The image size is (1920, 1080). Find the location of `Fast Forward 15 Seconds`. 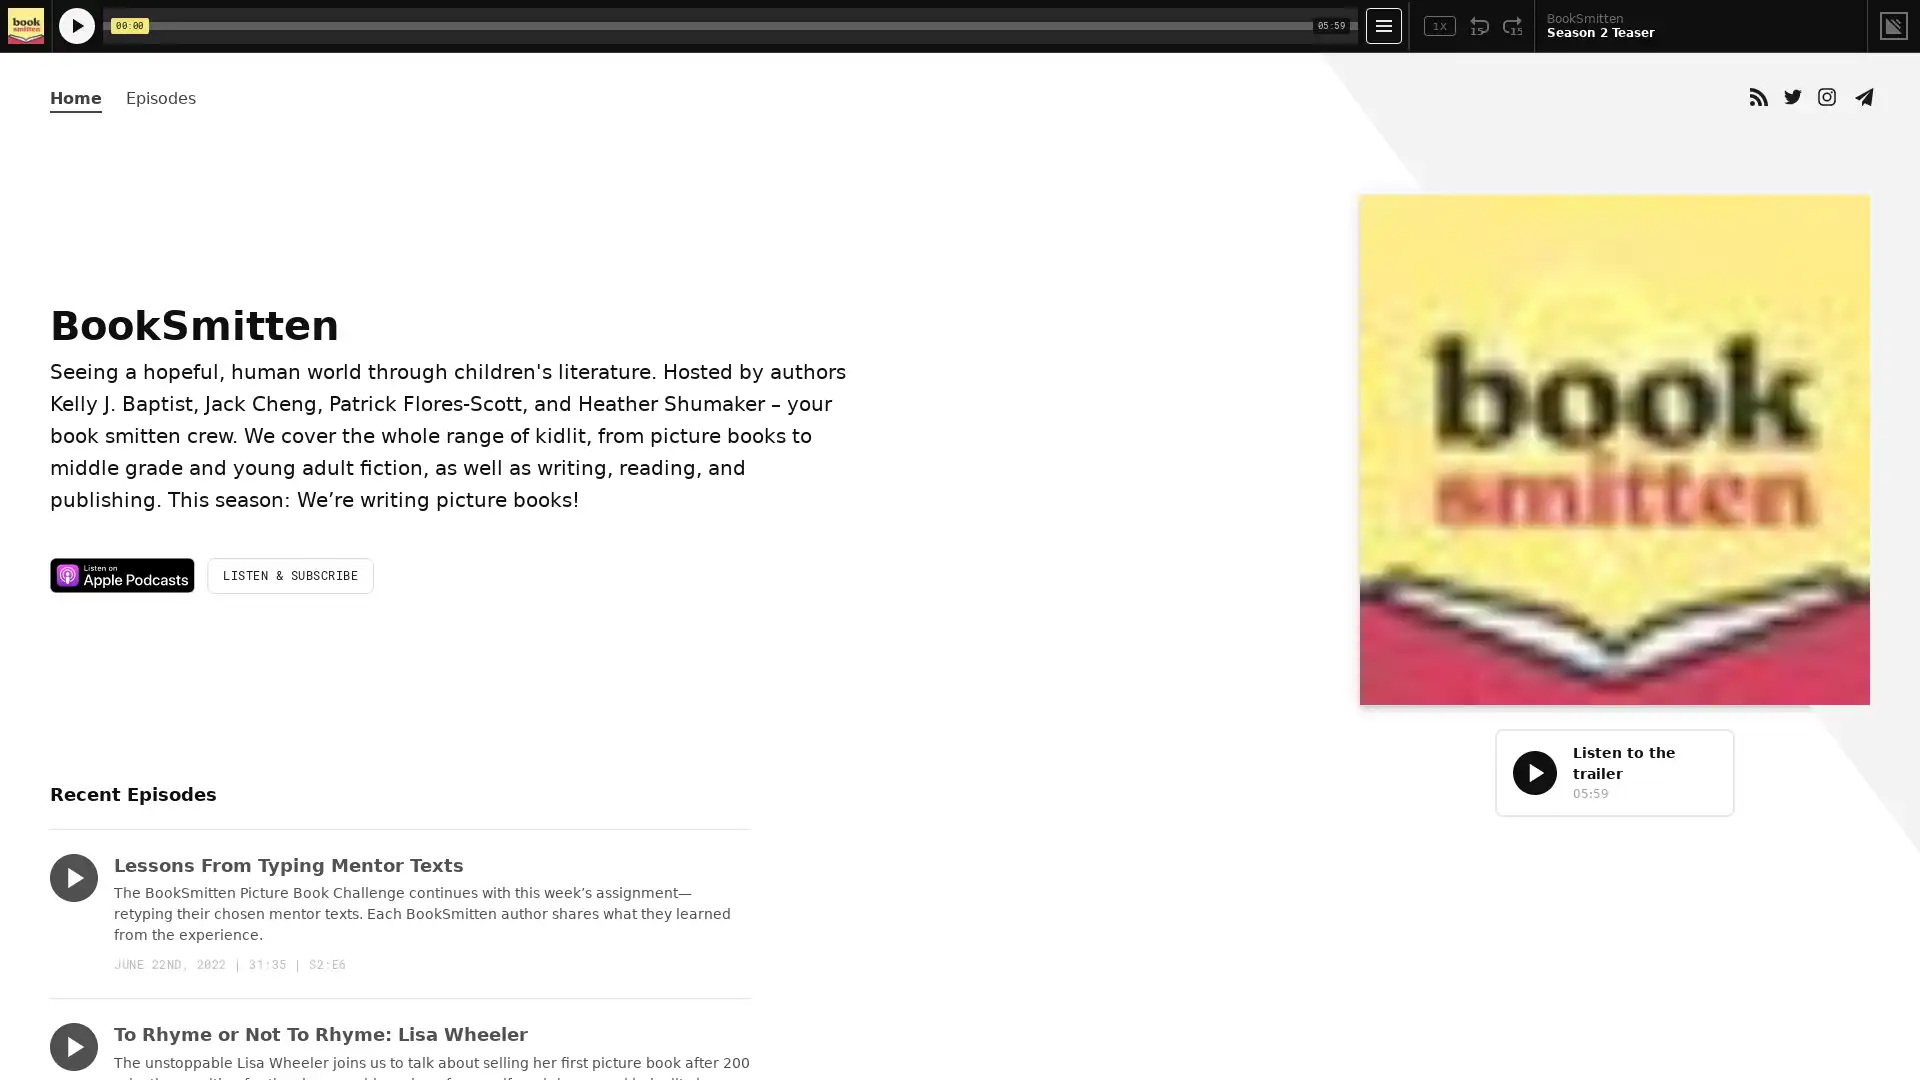

Fast Forward 15 Seconds is located at coordinates (1512, 26).